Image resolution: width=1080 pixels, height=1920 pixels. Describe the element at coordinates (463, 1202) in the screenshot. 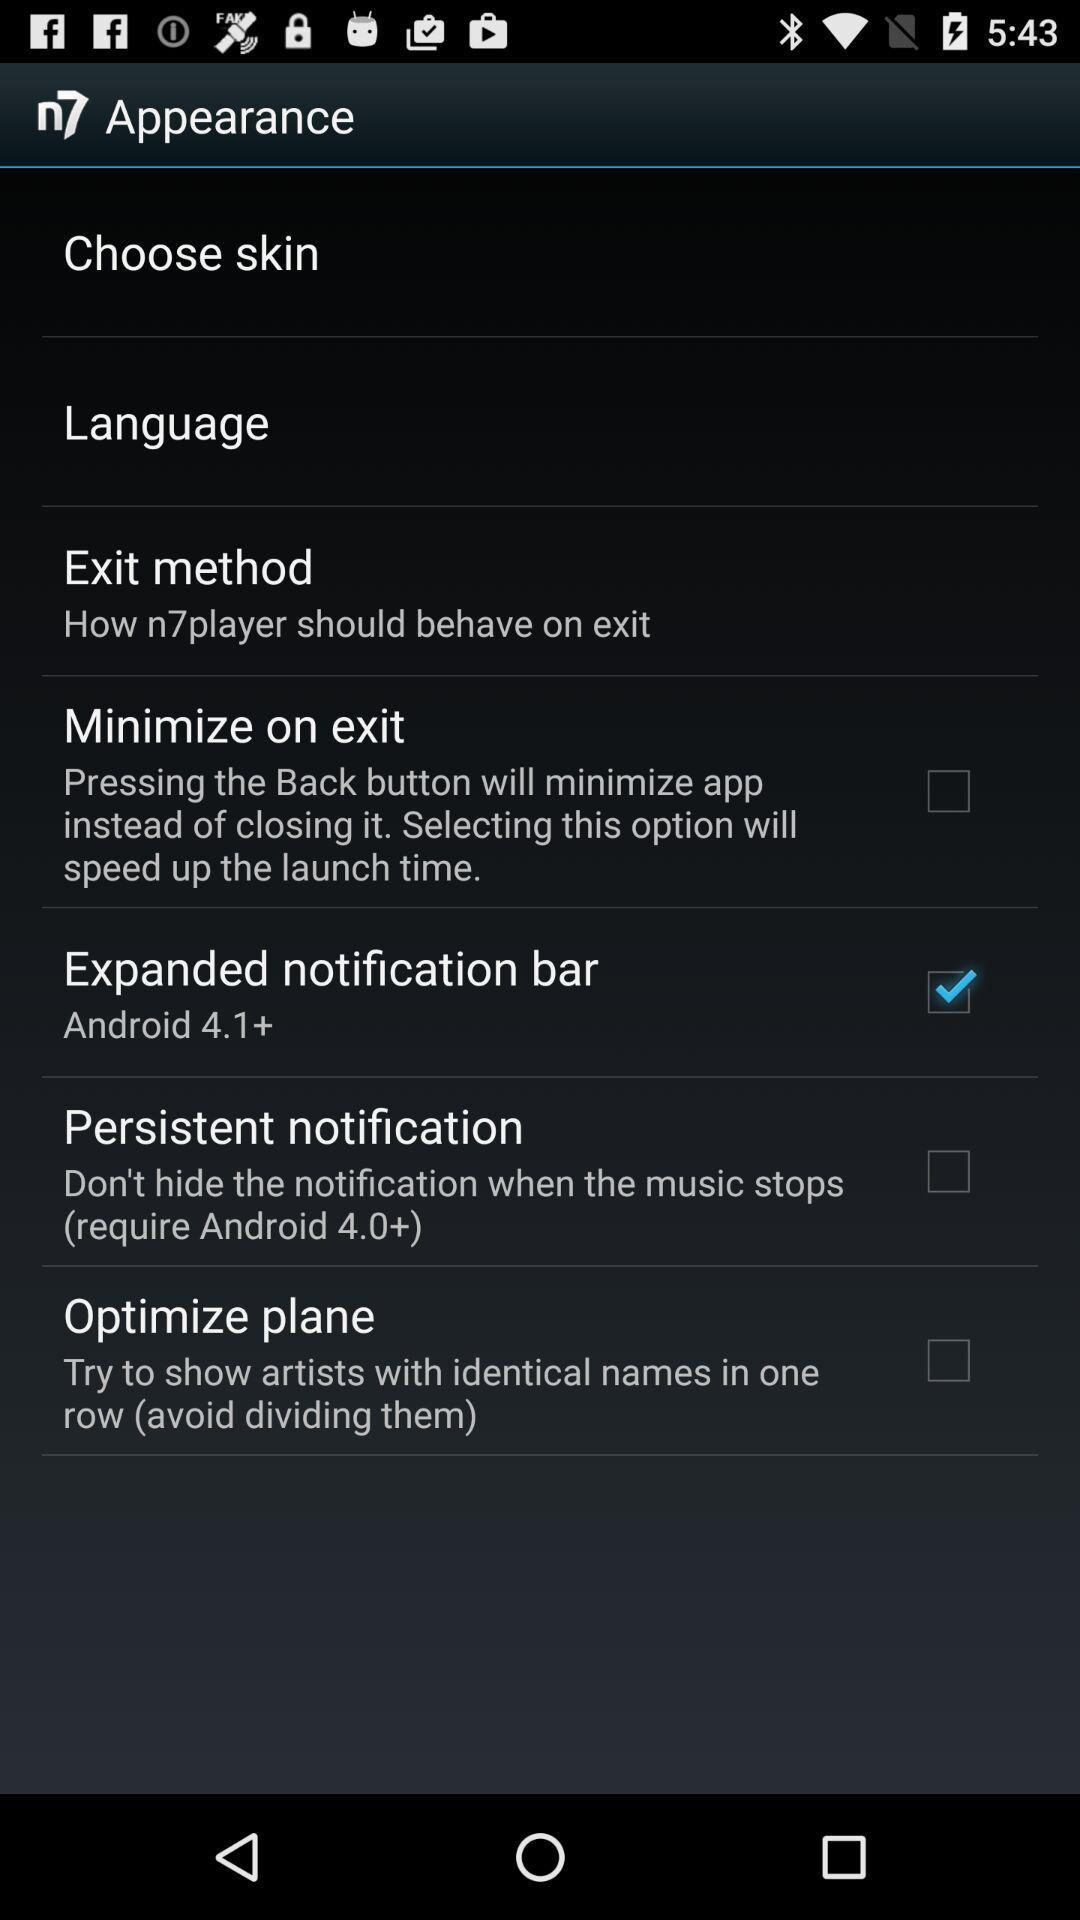

I see `the don t hide app` at that location.